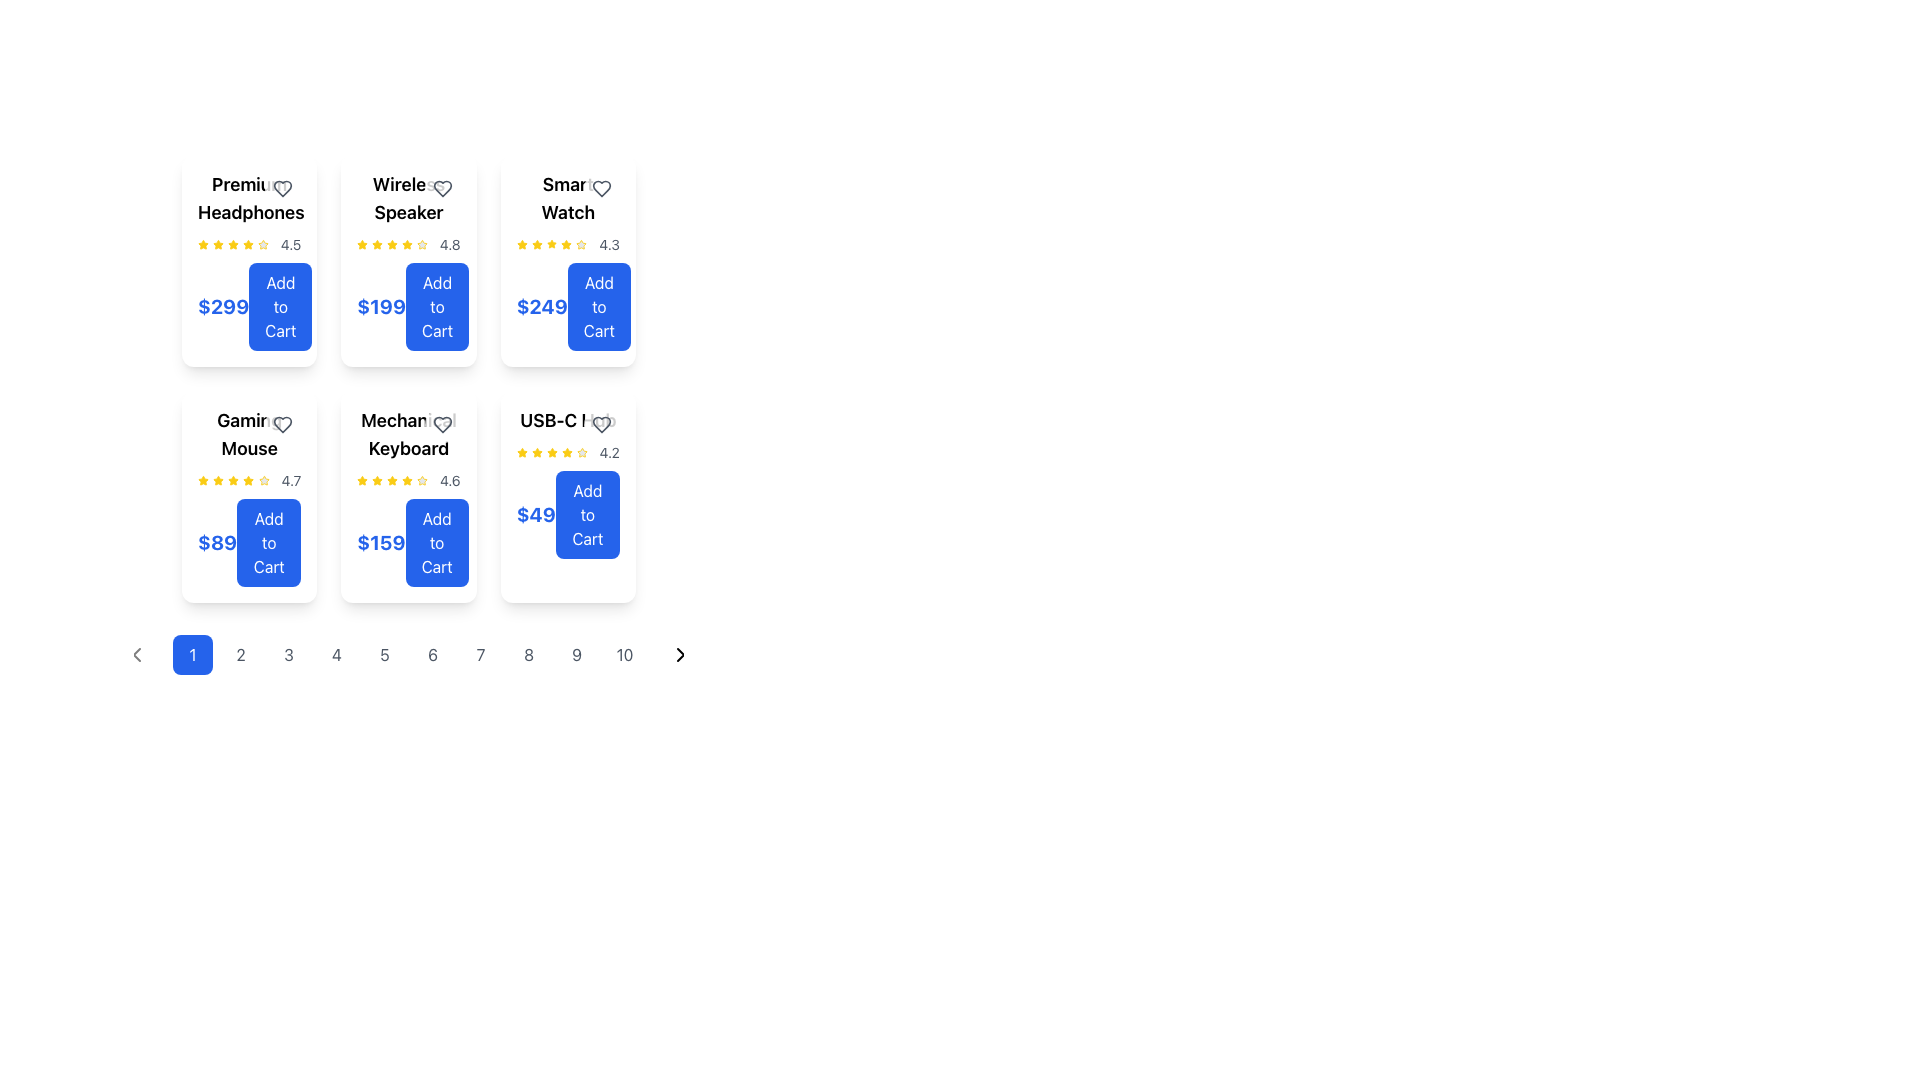 This screenshot has height=1080, width=1920. Describe the element at coordinates (536, 514) in the screenshot. I see `the displayed price of the 'USB-C Hub' product by focusing on the text label located to the left of the 'Add to Cart' button` at that location.